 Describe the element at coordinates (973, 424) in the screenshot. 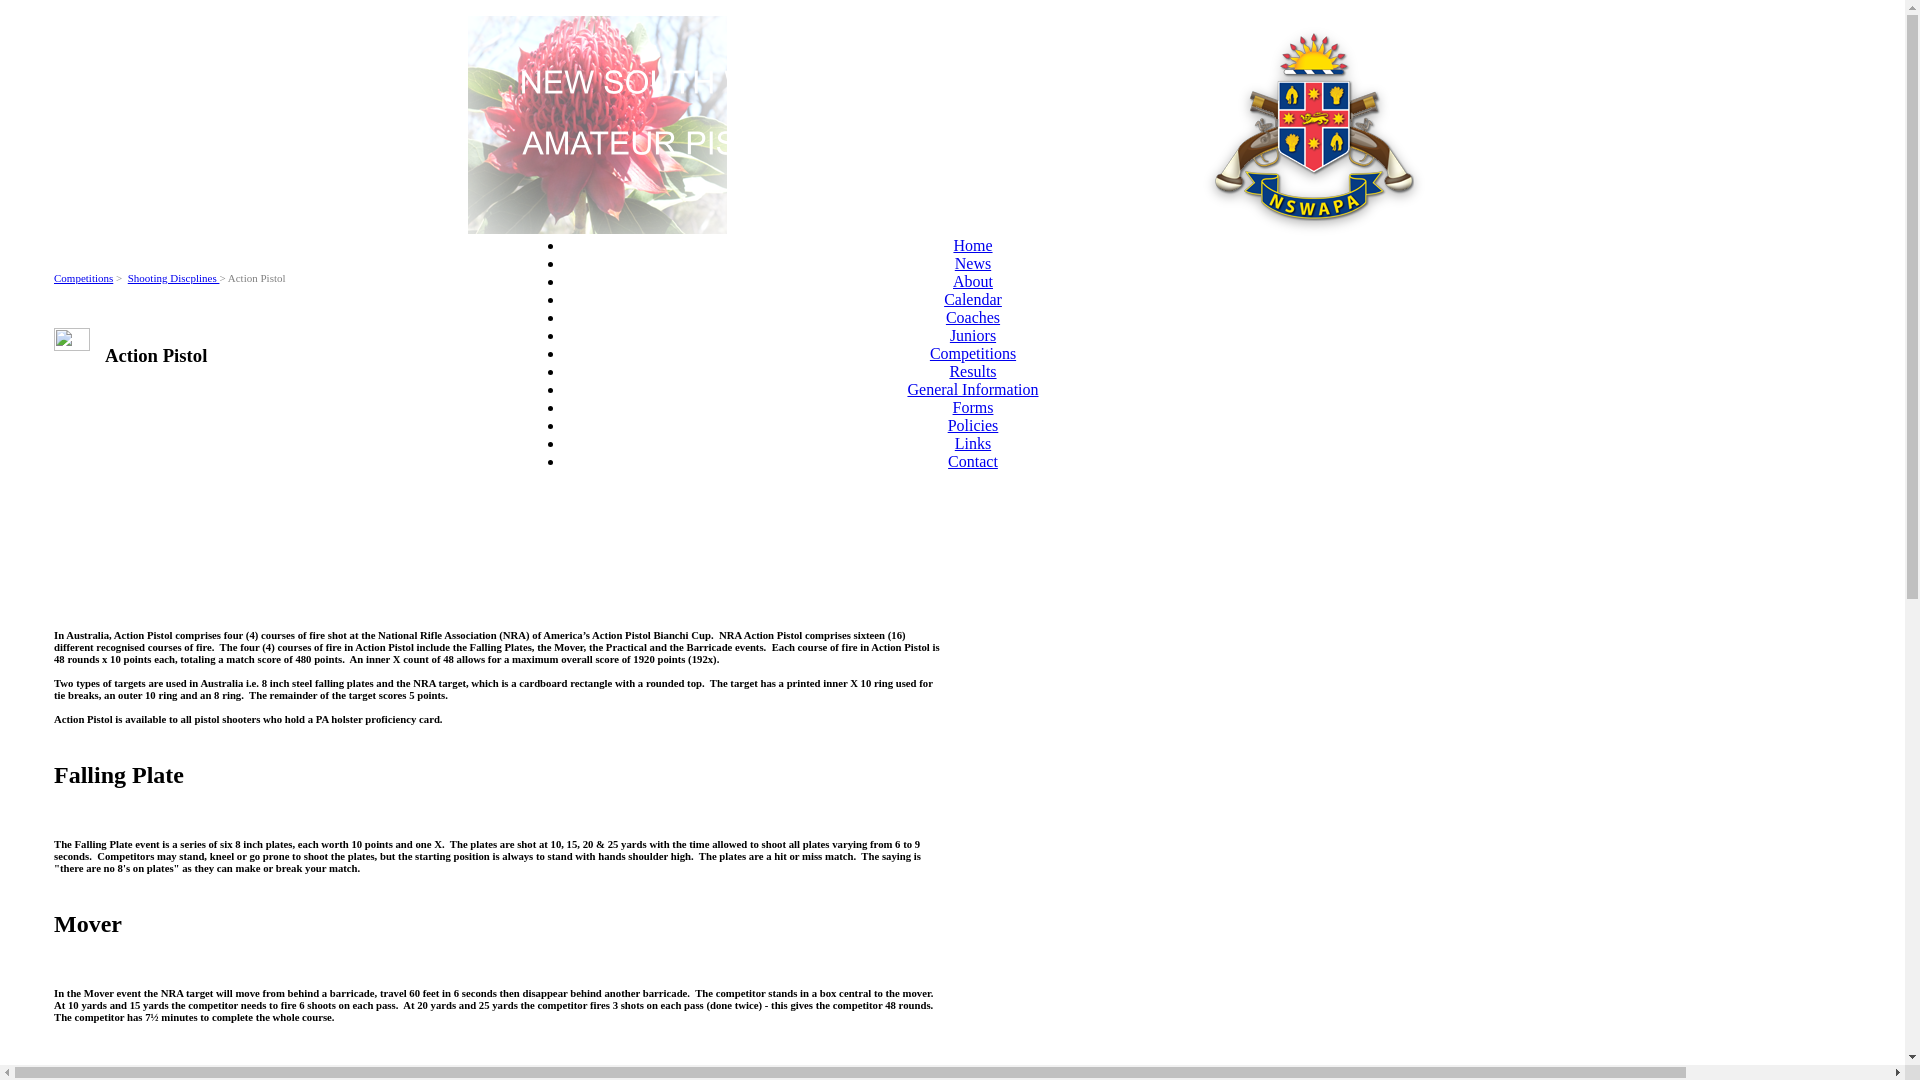

I see `'Policies'` at that location.